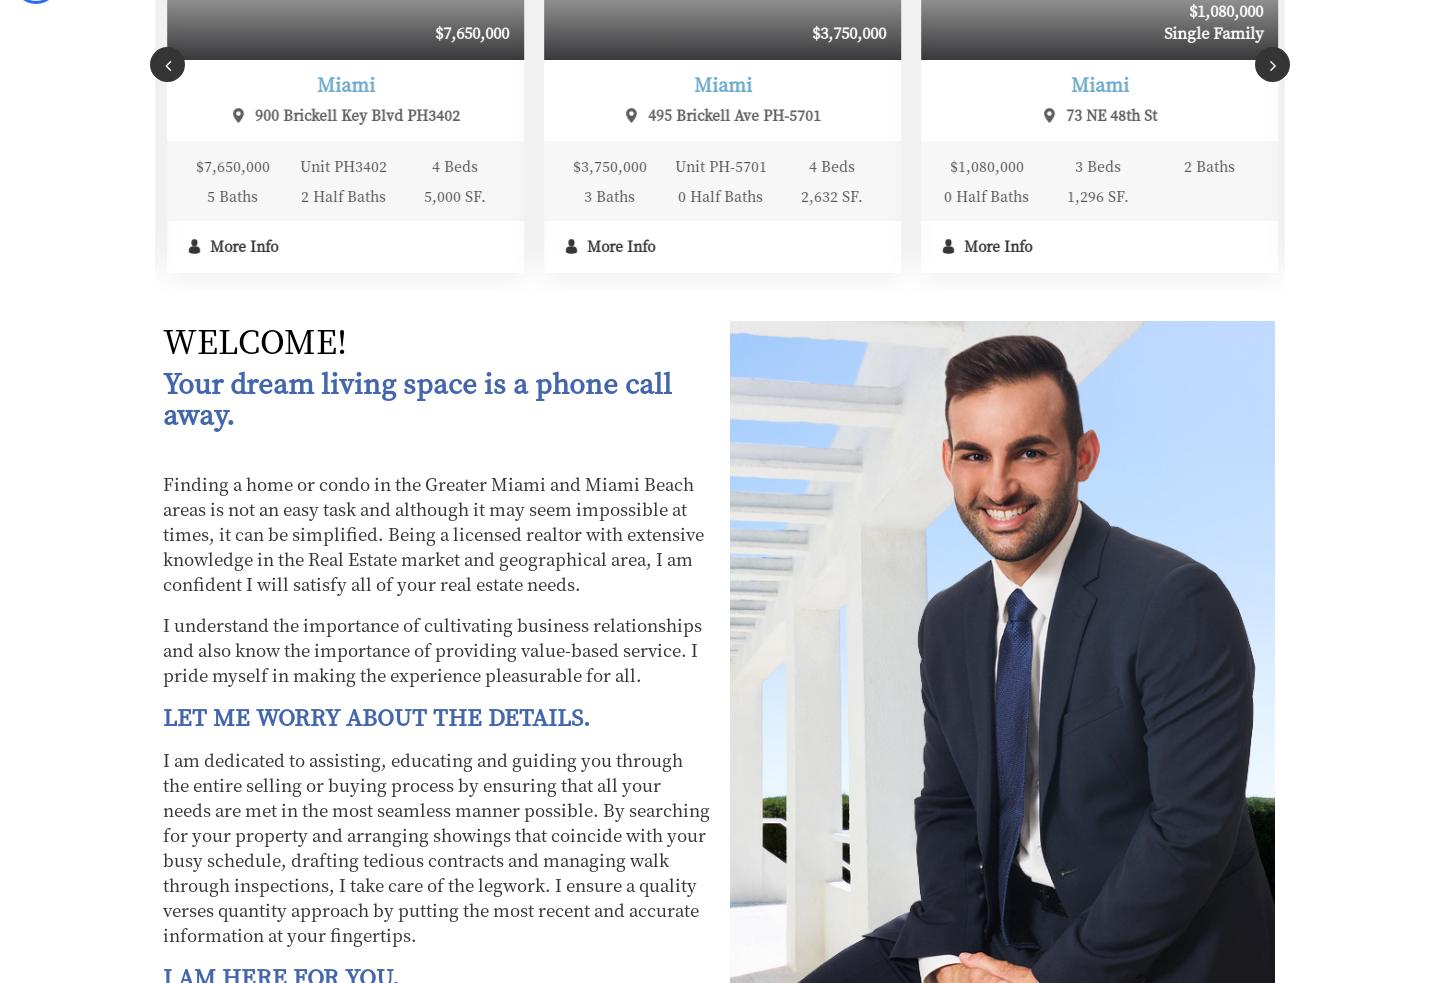 The width and height of the screenshot is (1440, 983). Describe the element at coordinates (99, 31) in the screenshot. I see `'$7,650,000'` at that location.